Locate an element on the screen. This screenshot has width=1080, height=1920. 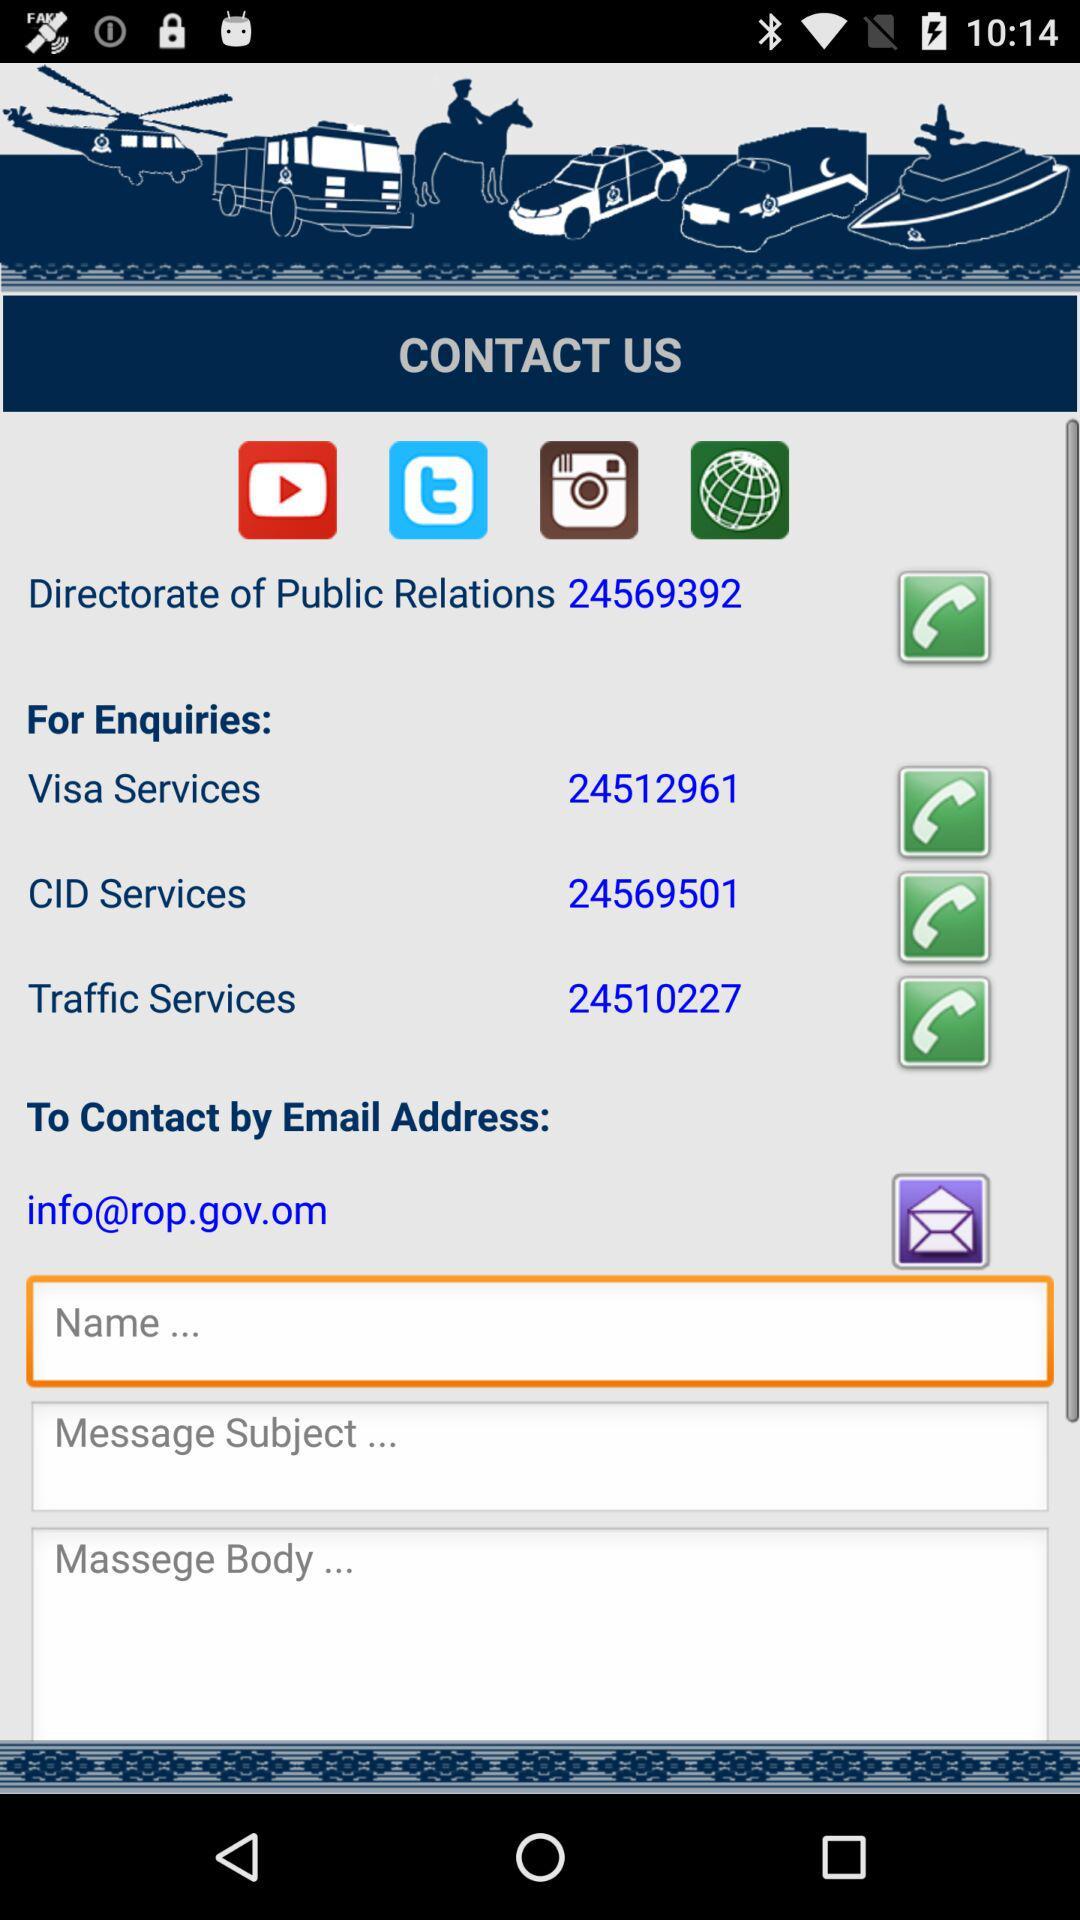
the photo icon is located at coordinates (588, 524).